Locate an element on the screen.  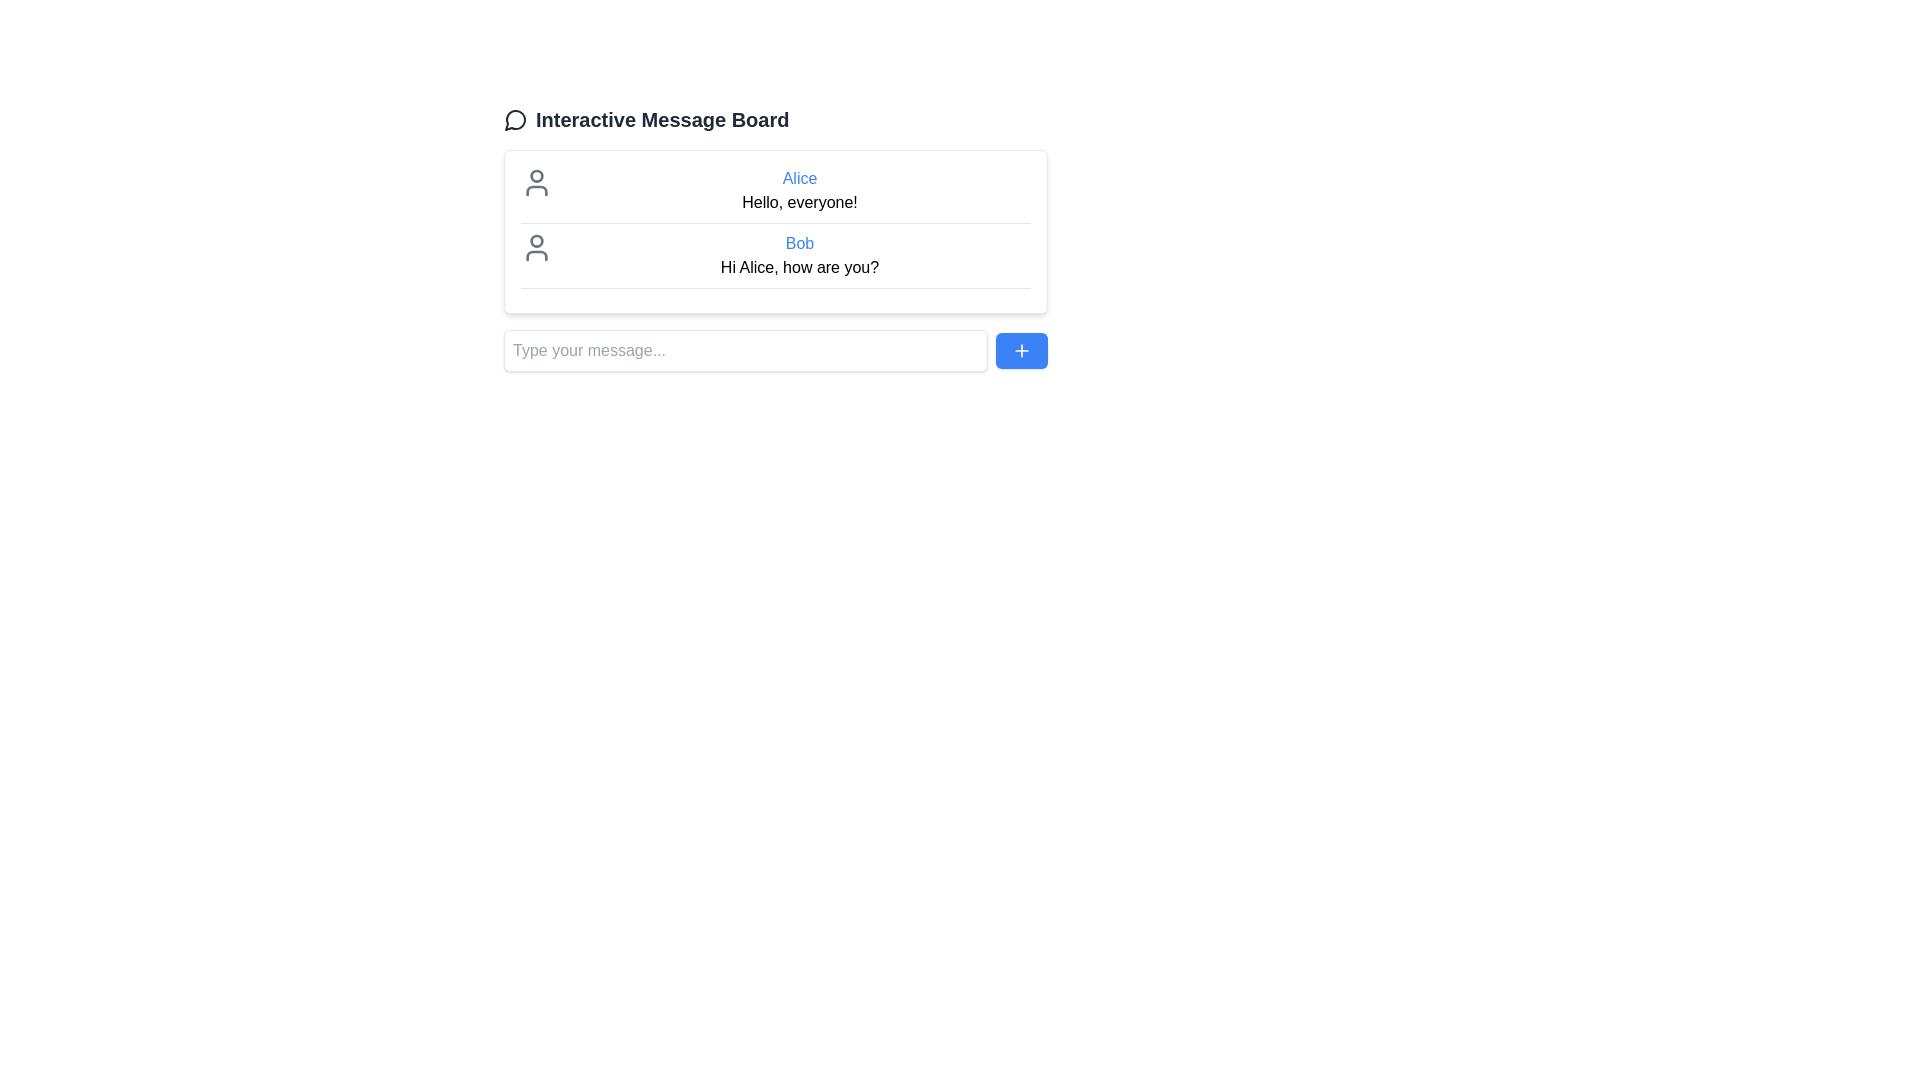
the Avatar icon representing user 'Bob' located on the left side of the message panel is located at coordinates (537, 246).